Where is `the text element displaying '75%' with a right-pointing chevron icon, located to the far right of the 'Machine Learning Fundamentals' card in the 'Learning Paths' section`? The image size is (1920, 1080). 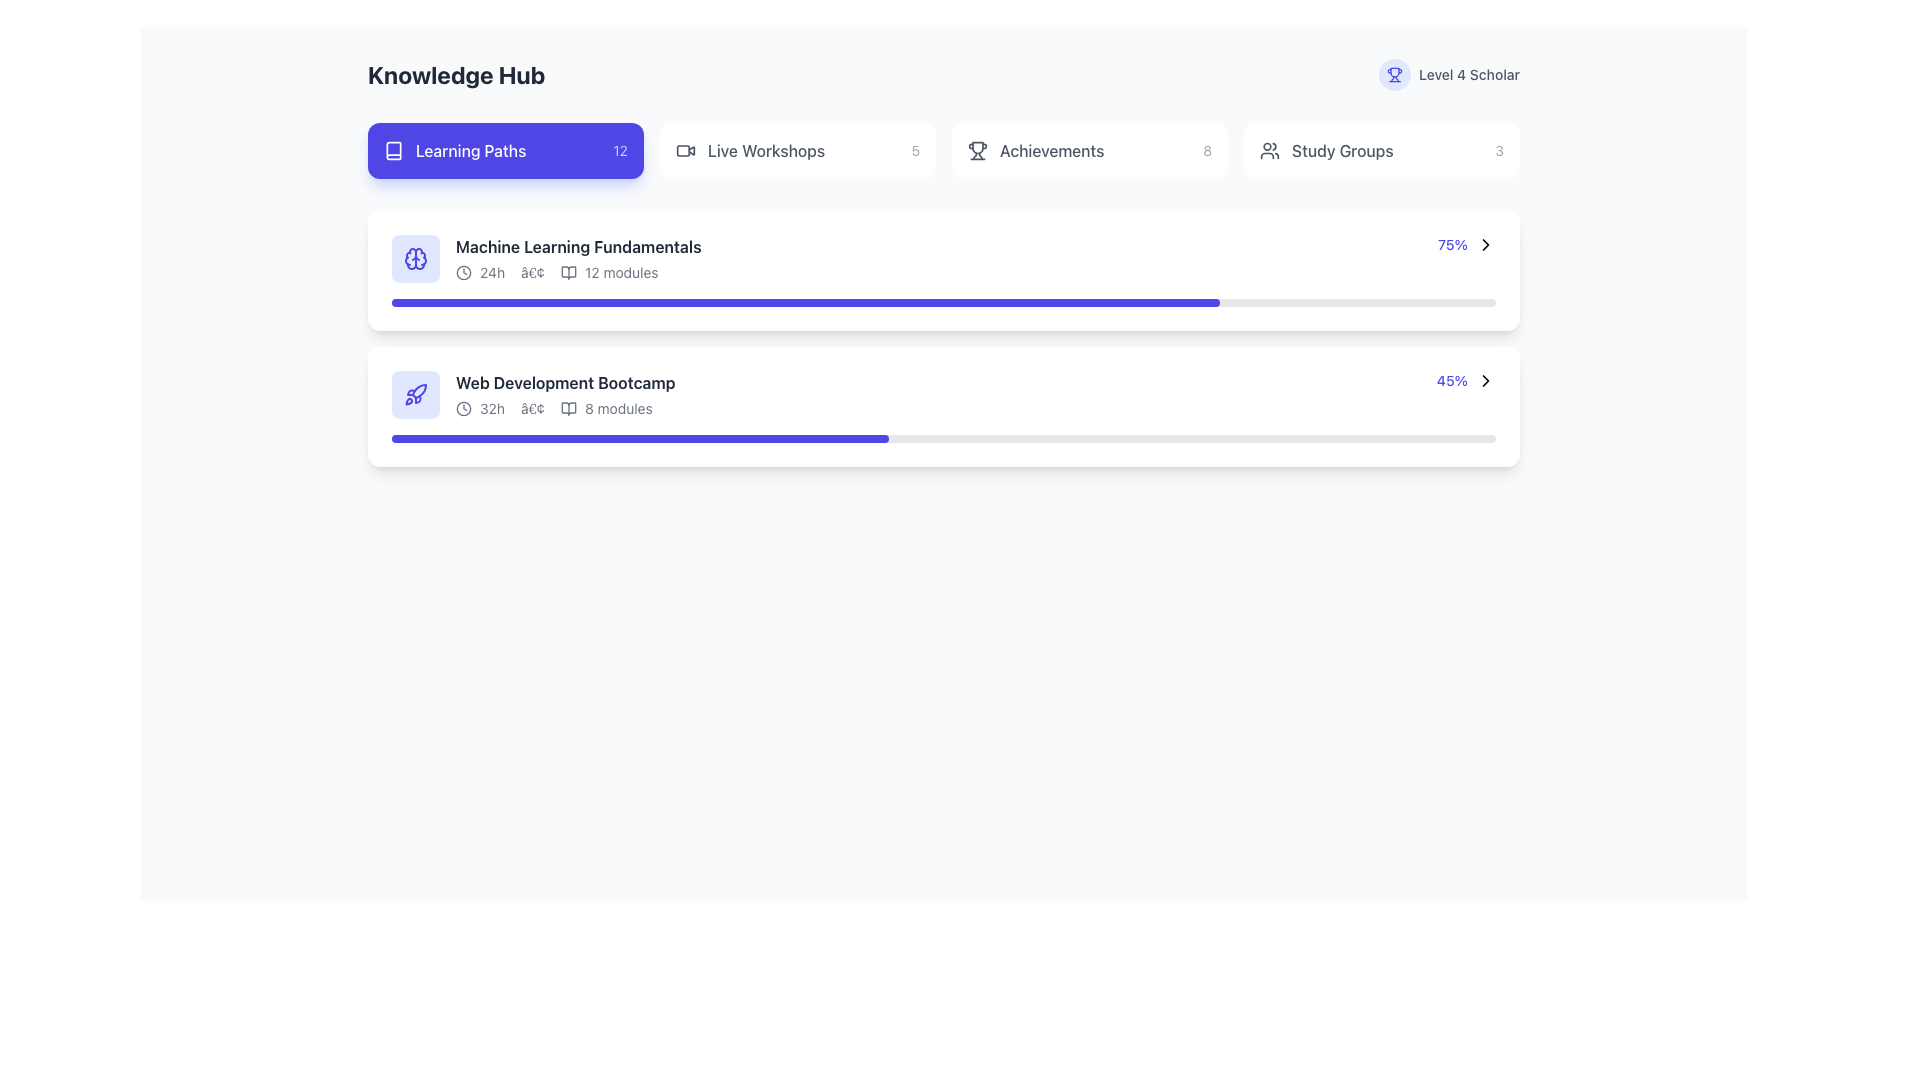
the text element displaying '75%' with a right-pointing chevron icon, located to the far right of the 'Machine Learning Fundamentals' card in the 'Learning Paths' section is located at coordinates (1467, 244).